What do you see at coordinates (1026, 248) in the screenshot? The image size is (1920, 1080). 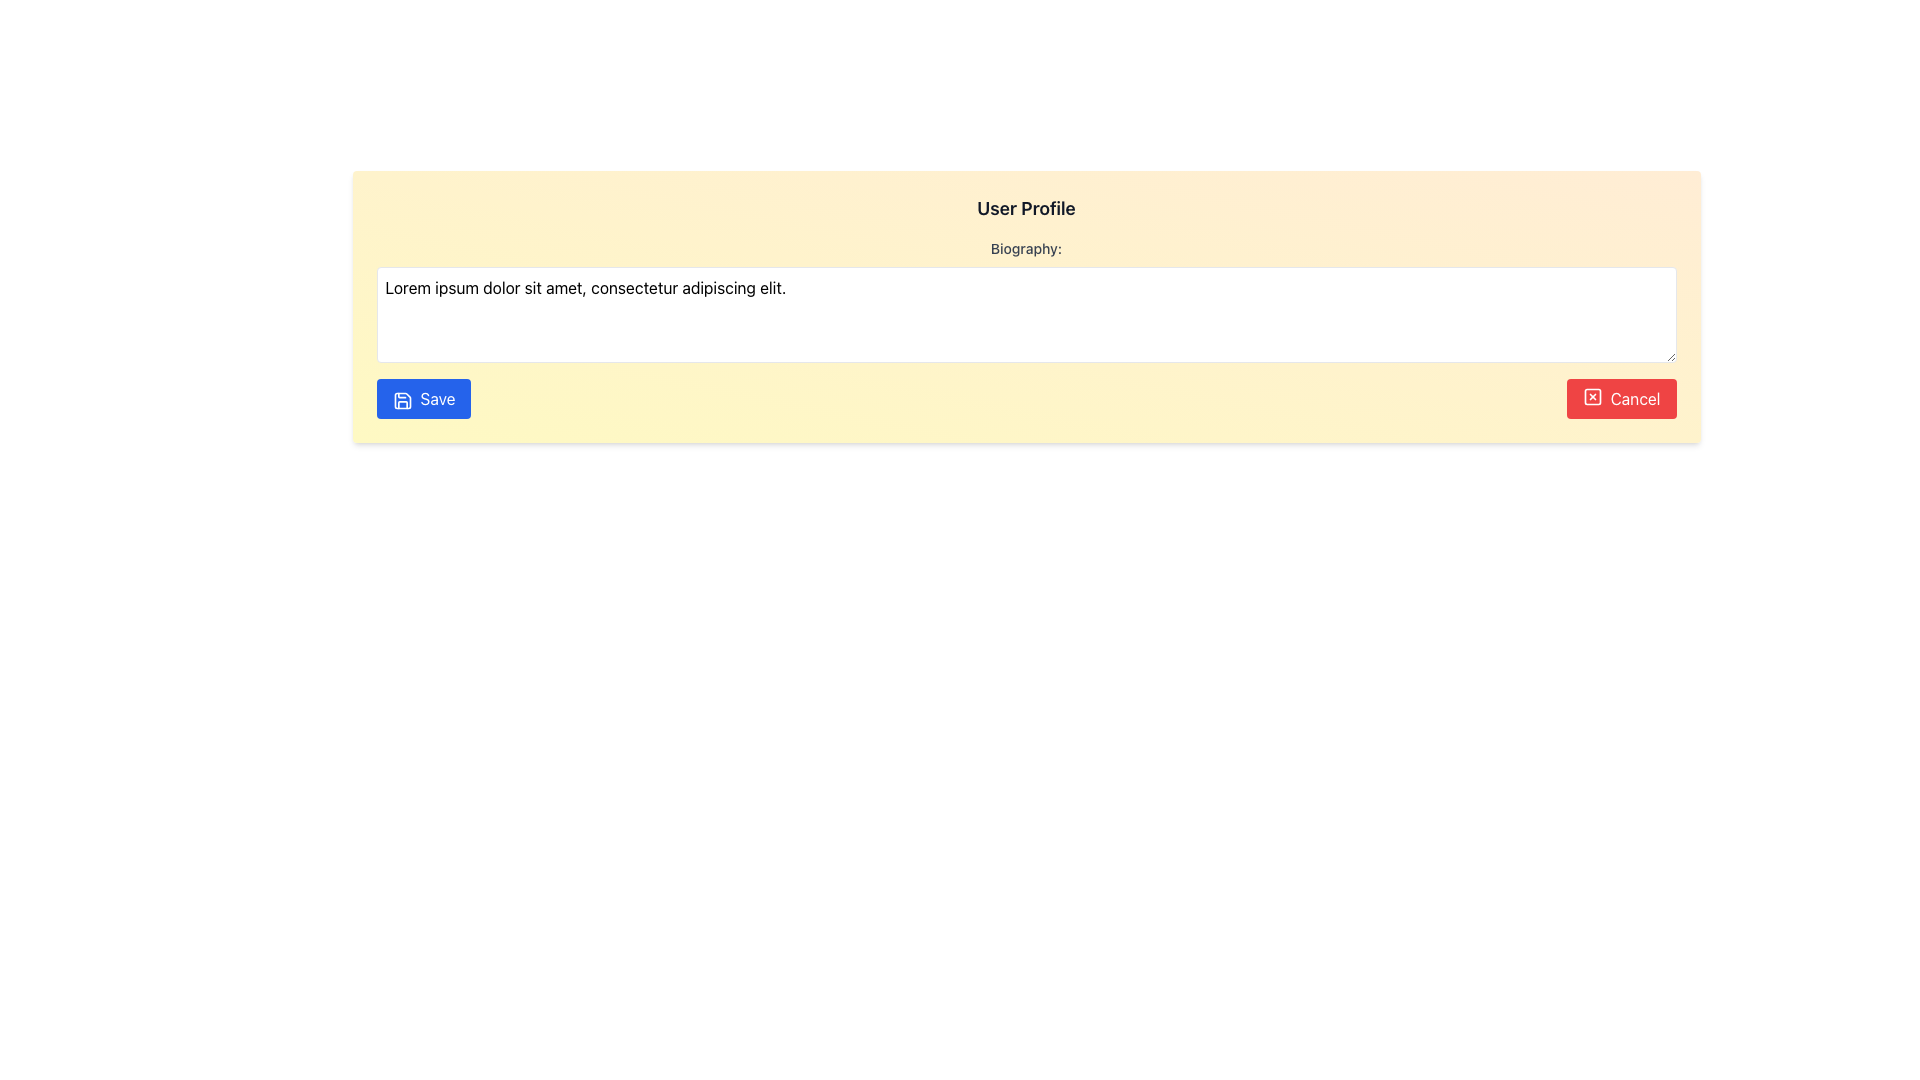 I see `the 'Biography:' label, which is styled with a medium-sized font and located above the text input area` at bounding box center [1026, 248].